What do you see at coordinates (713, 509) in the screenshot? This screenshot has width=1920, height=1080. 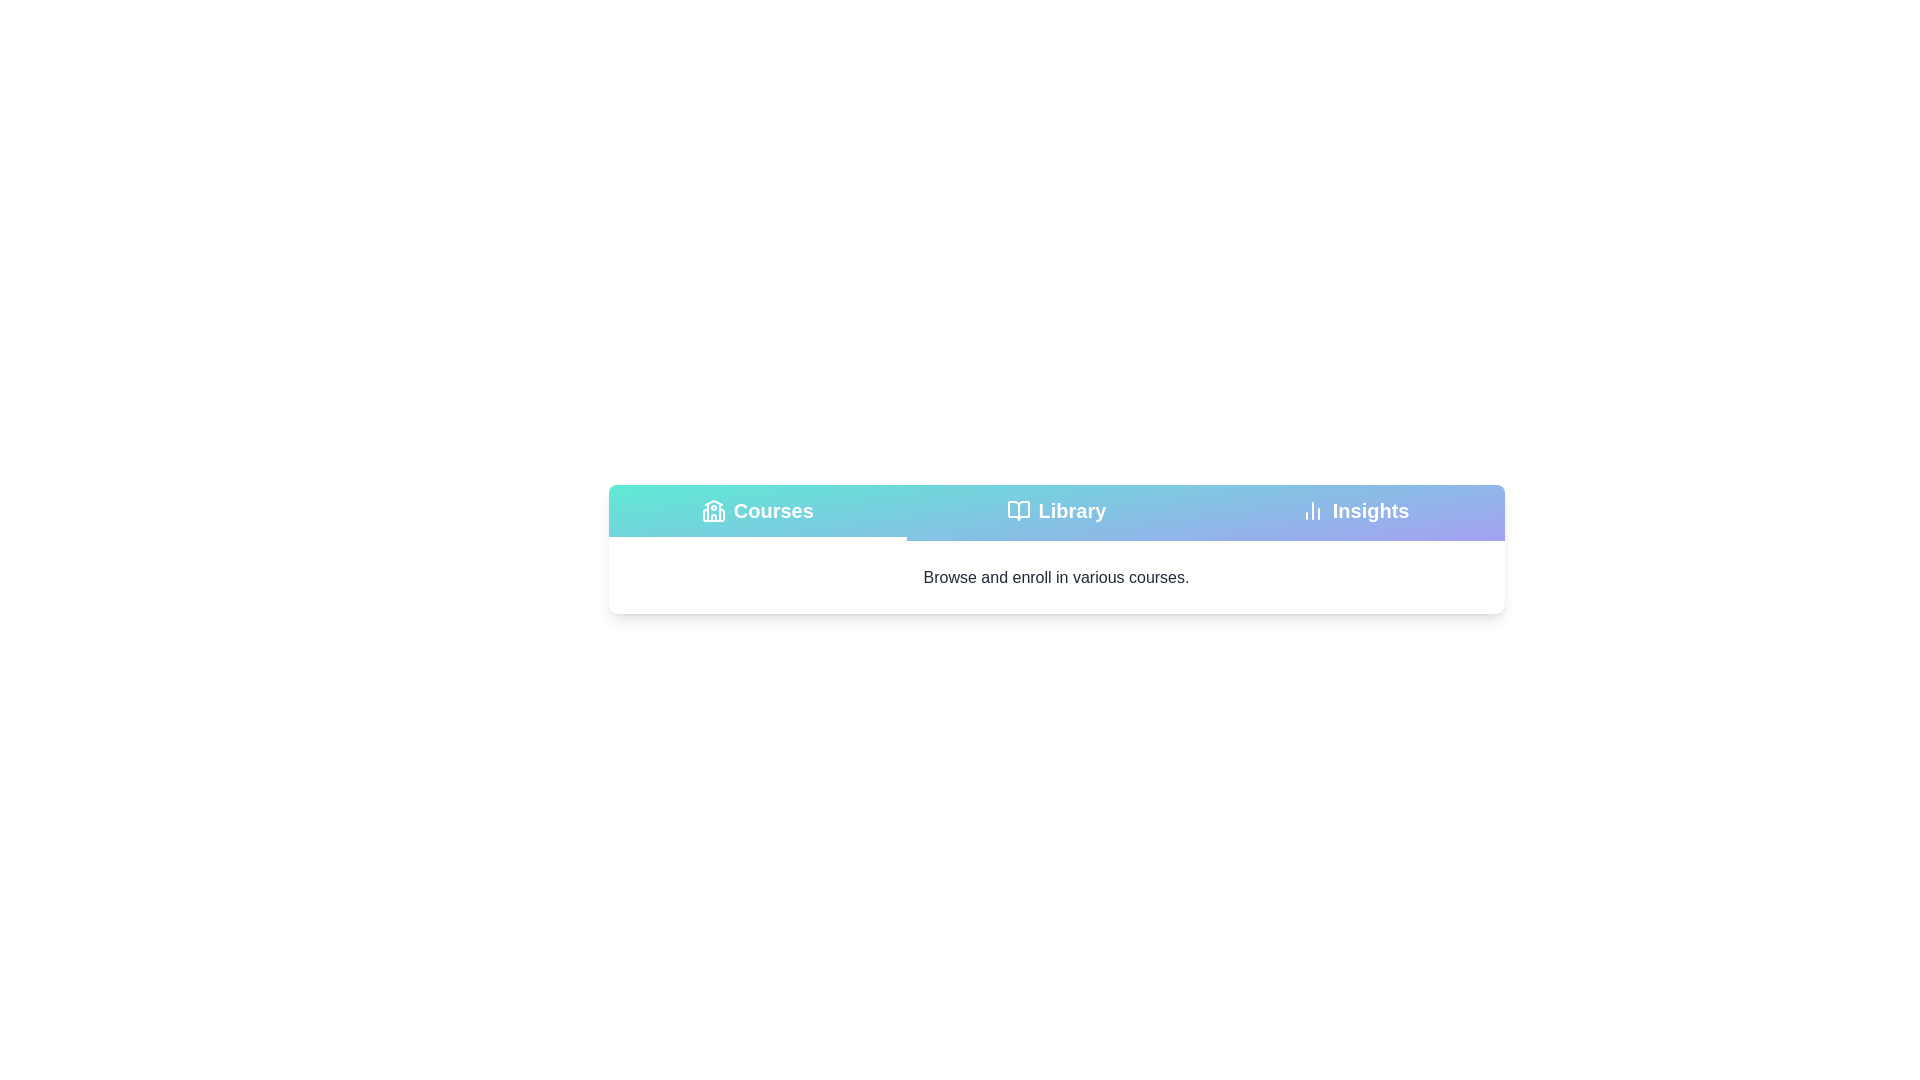 I see `the tab icon for Courses` at bounding box center [713, 509].